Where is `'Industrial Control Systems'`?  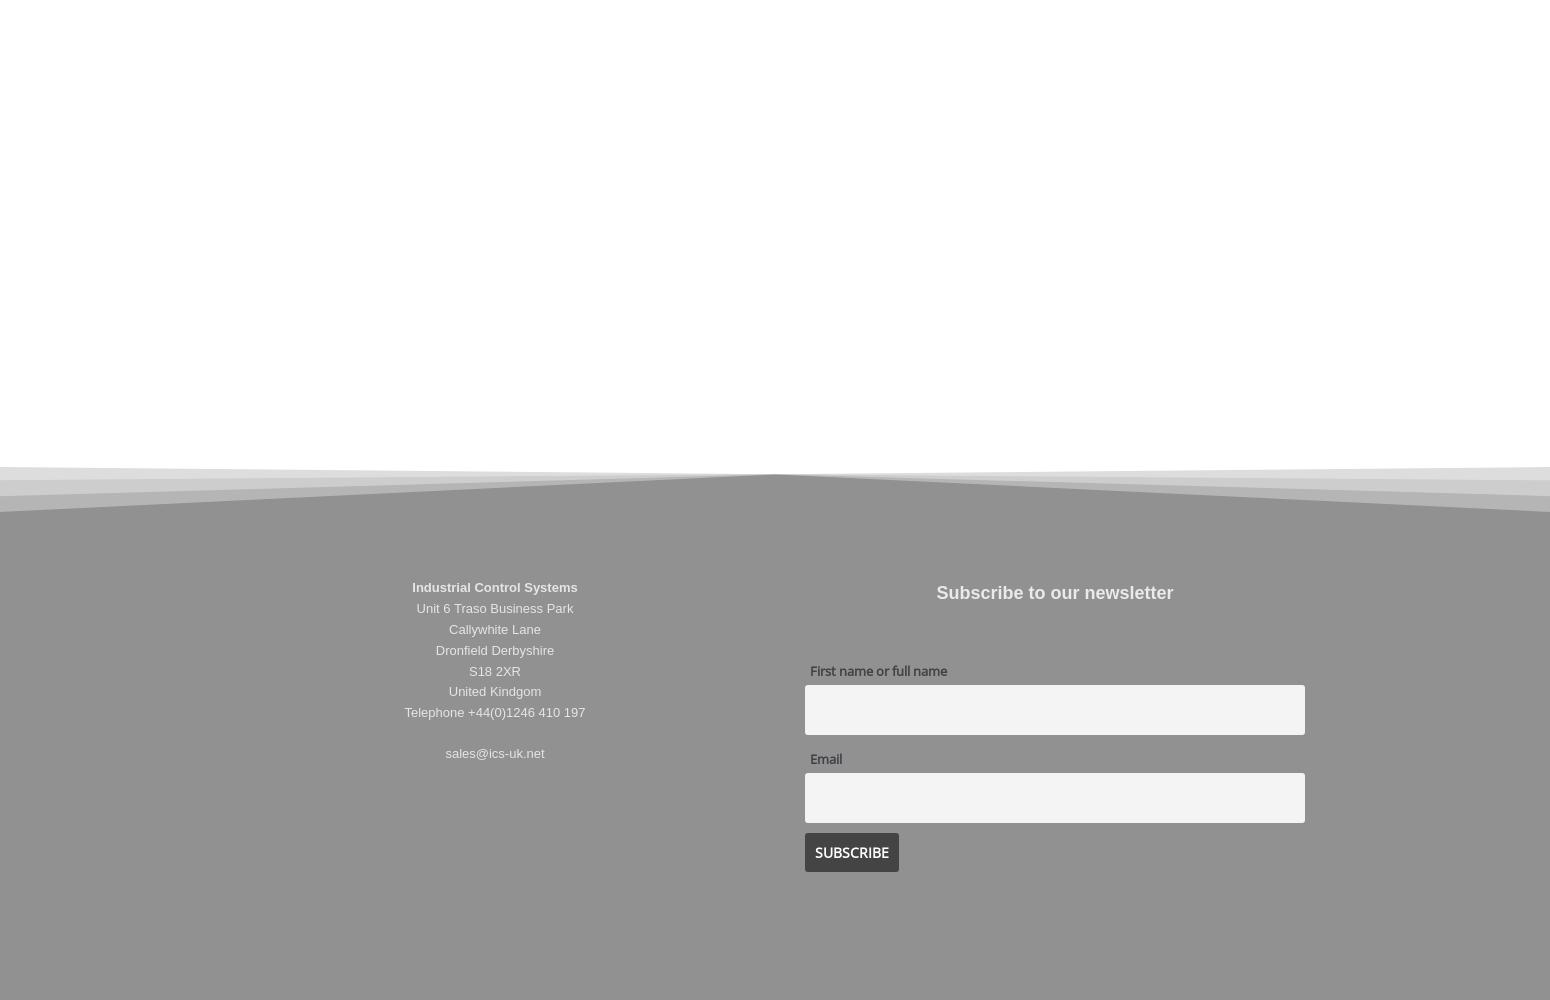 'Industrial Control Systems' is located at coordinates (493, 586).